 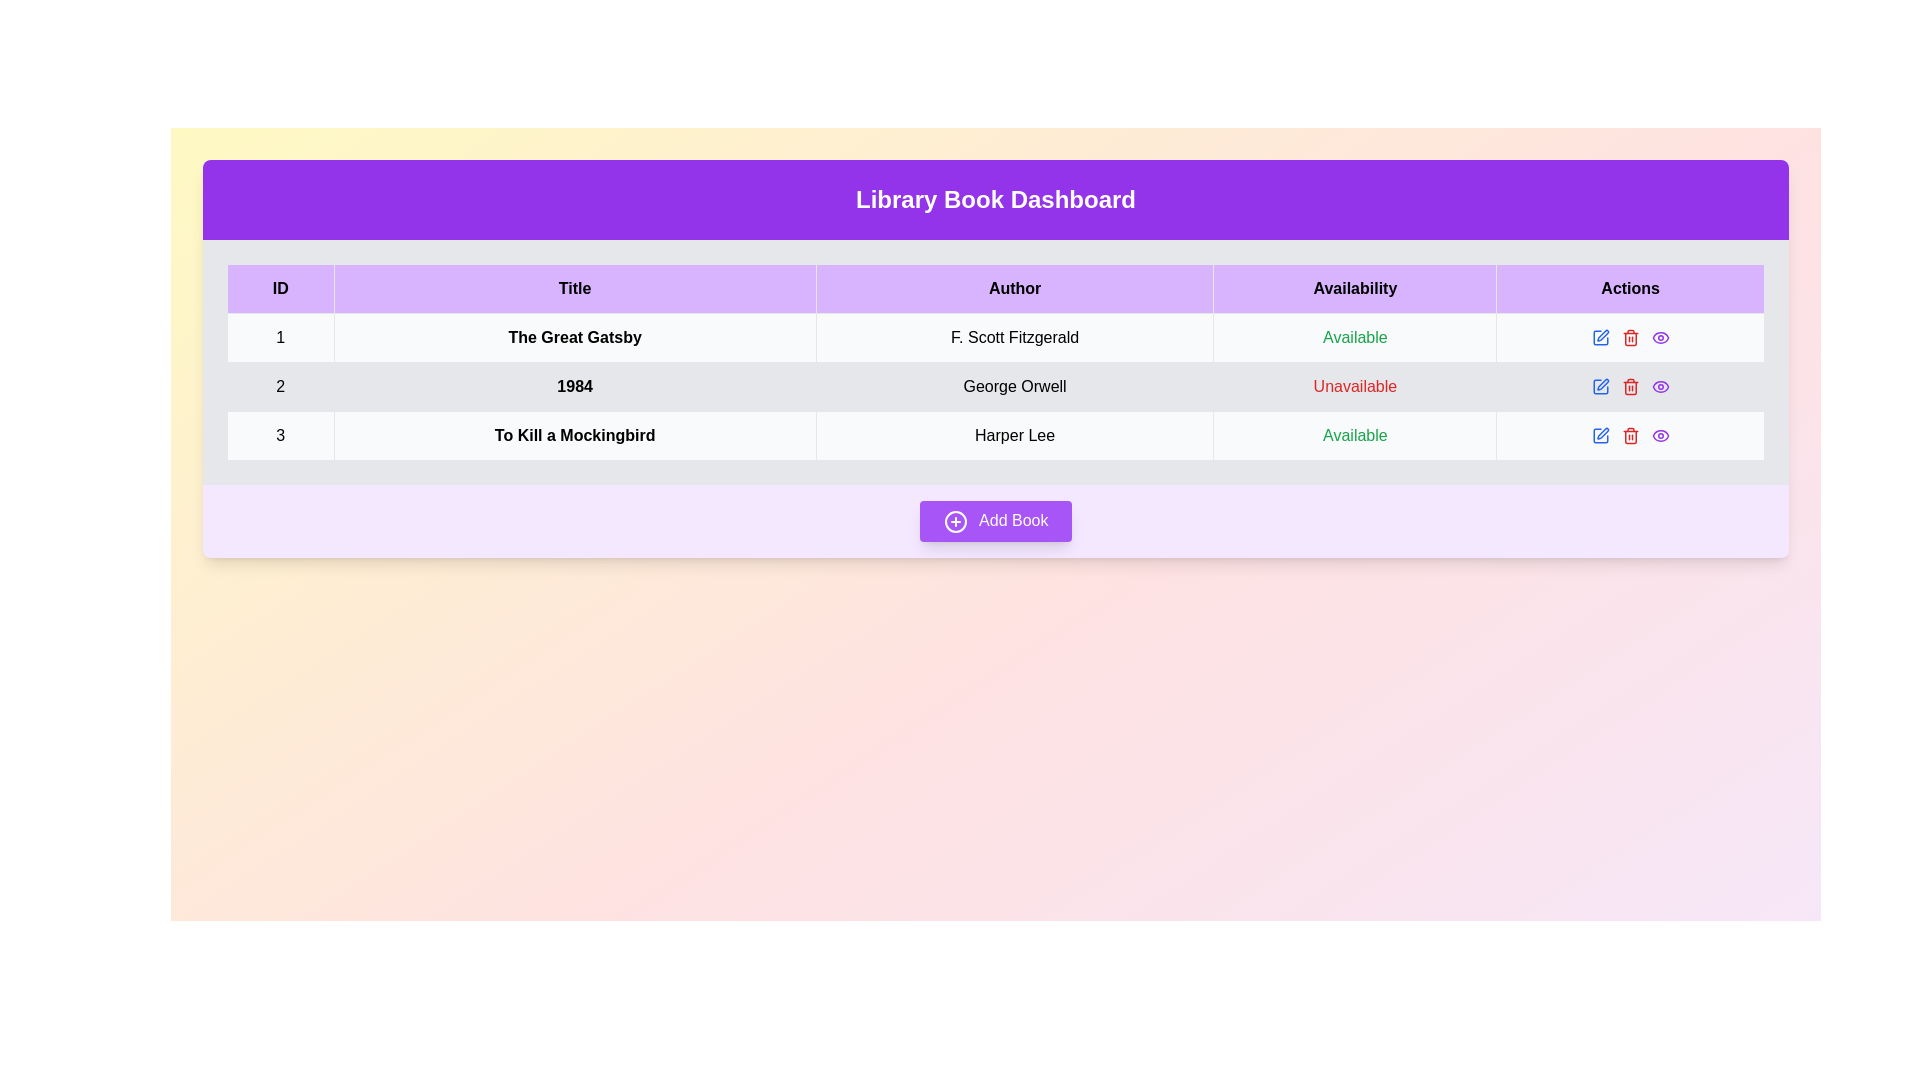 I want to click on the edit Icon button in the 'Actions' column of the last row in the table for the book 'To Kill a Mockingbird', so click(x=1600, y=434).